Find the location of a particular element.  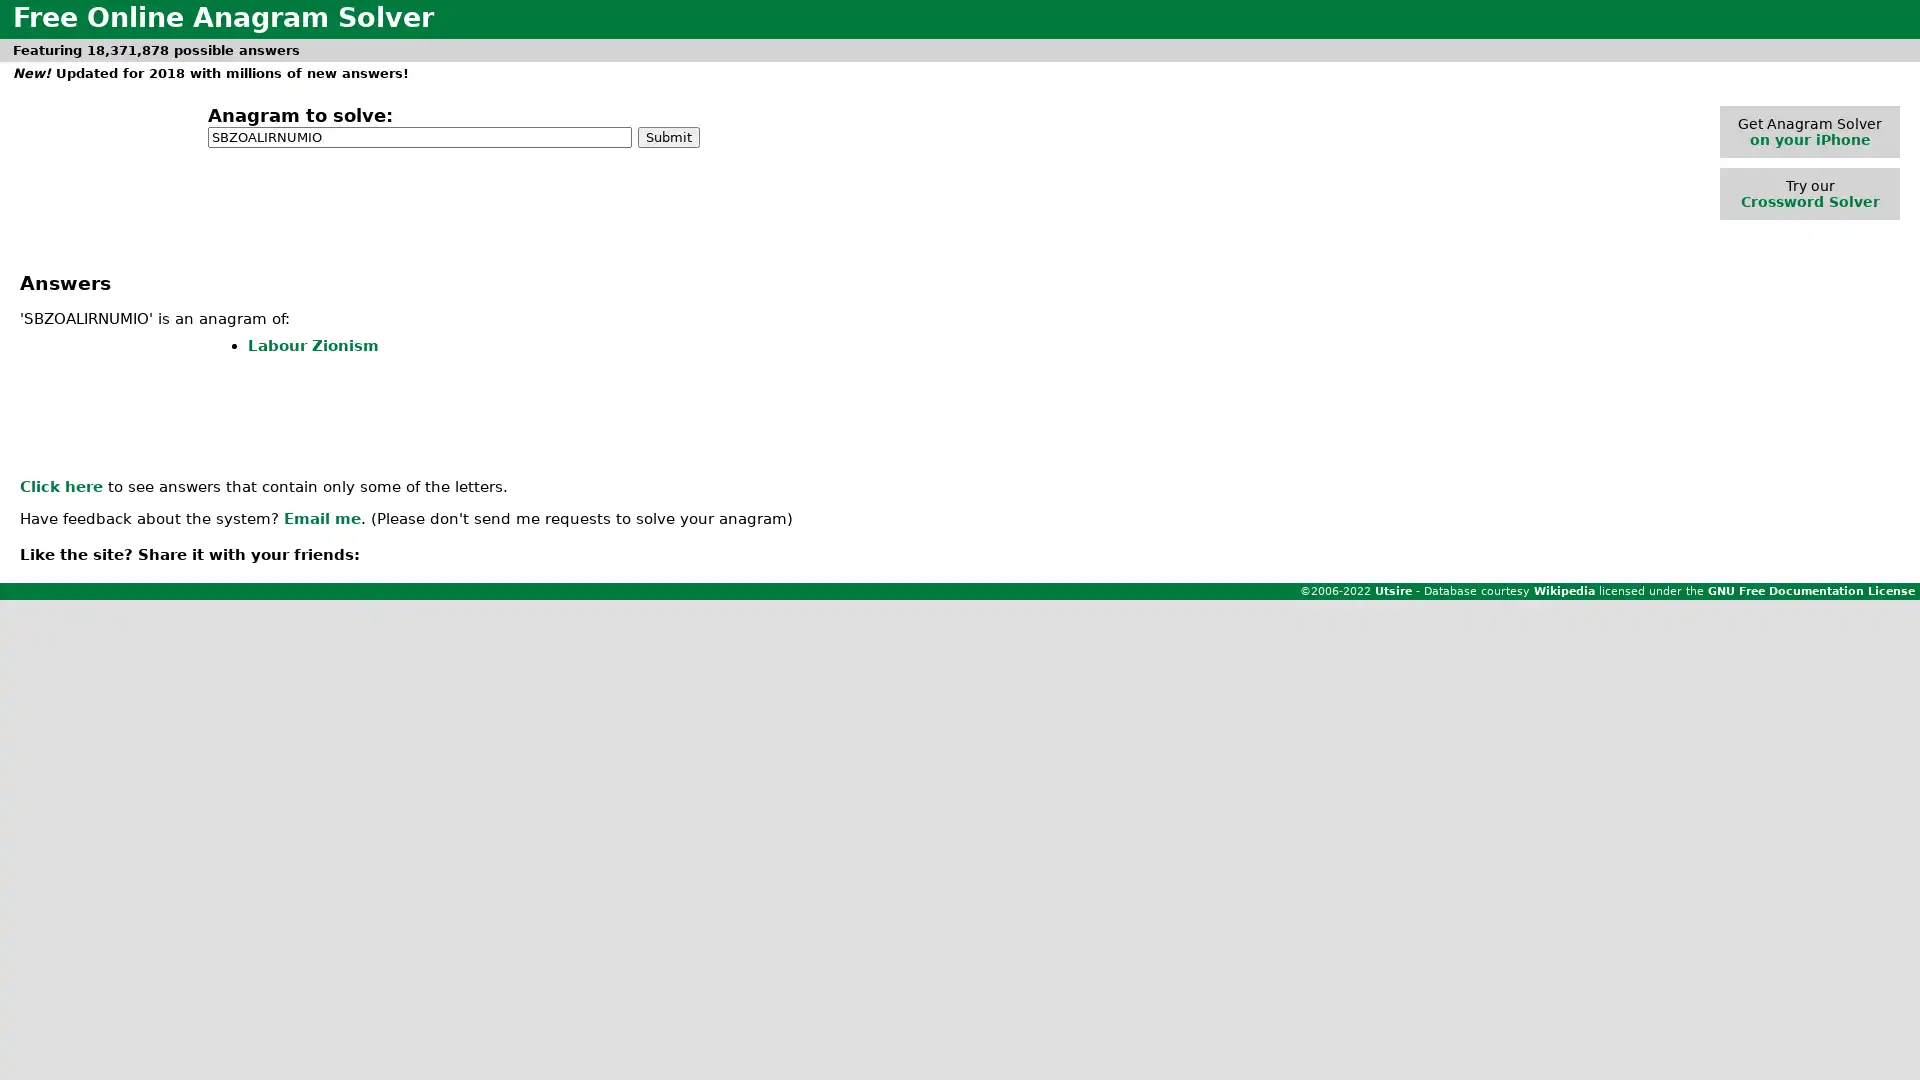

Submit is located at coordinates (668, 135).